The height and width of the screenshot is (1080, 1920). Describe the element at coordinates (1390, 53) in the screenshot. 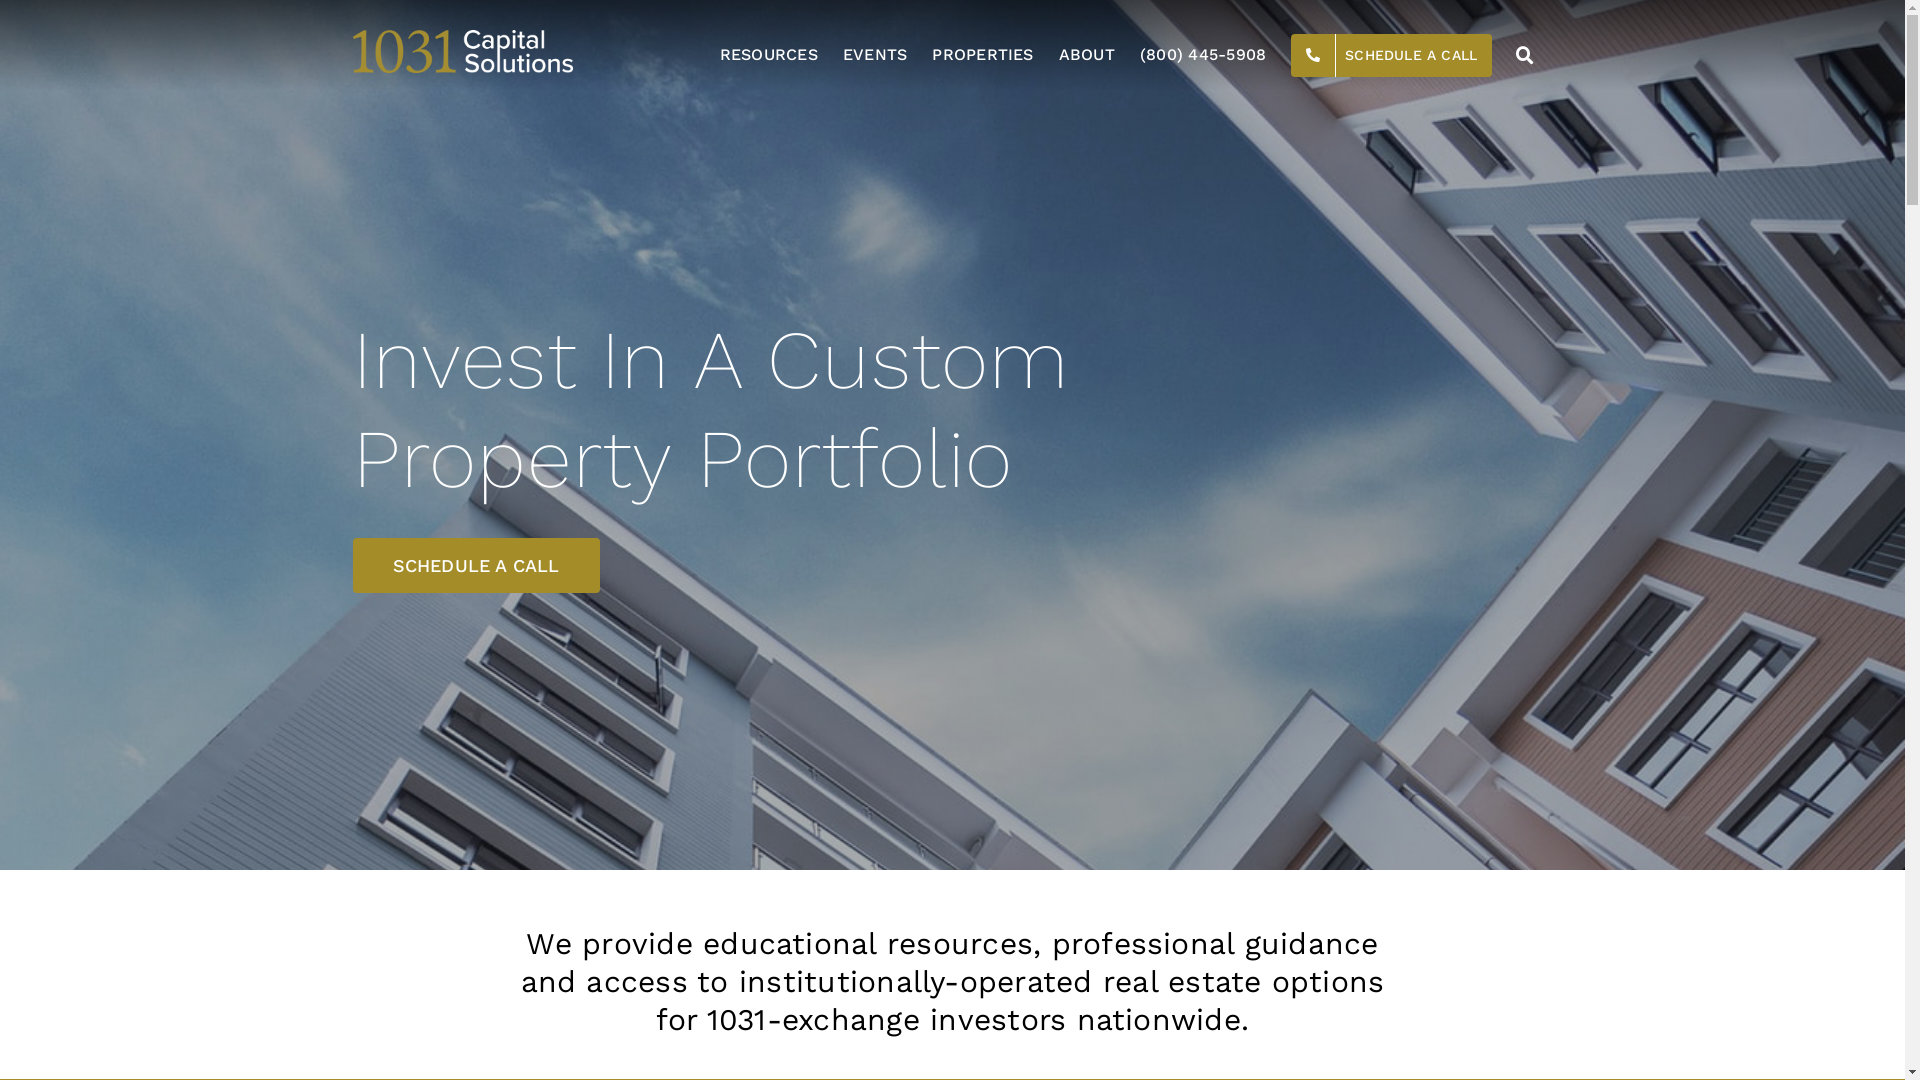

I see `'SCHEDULE A CALL'` at that location.